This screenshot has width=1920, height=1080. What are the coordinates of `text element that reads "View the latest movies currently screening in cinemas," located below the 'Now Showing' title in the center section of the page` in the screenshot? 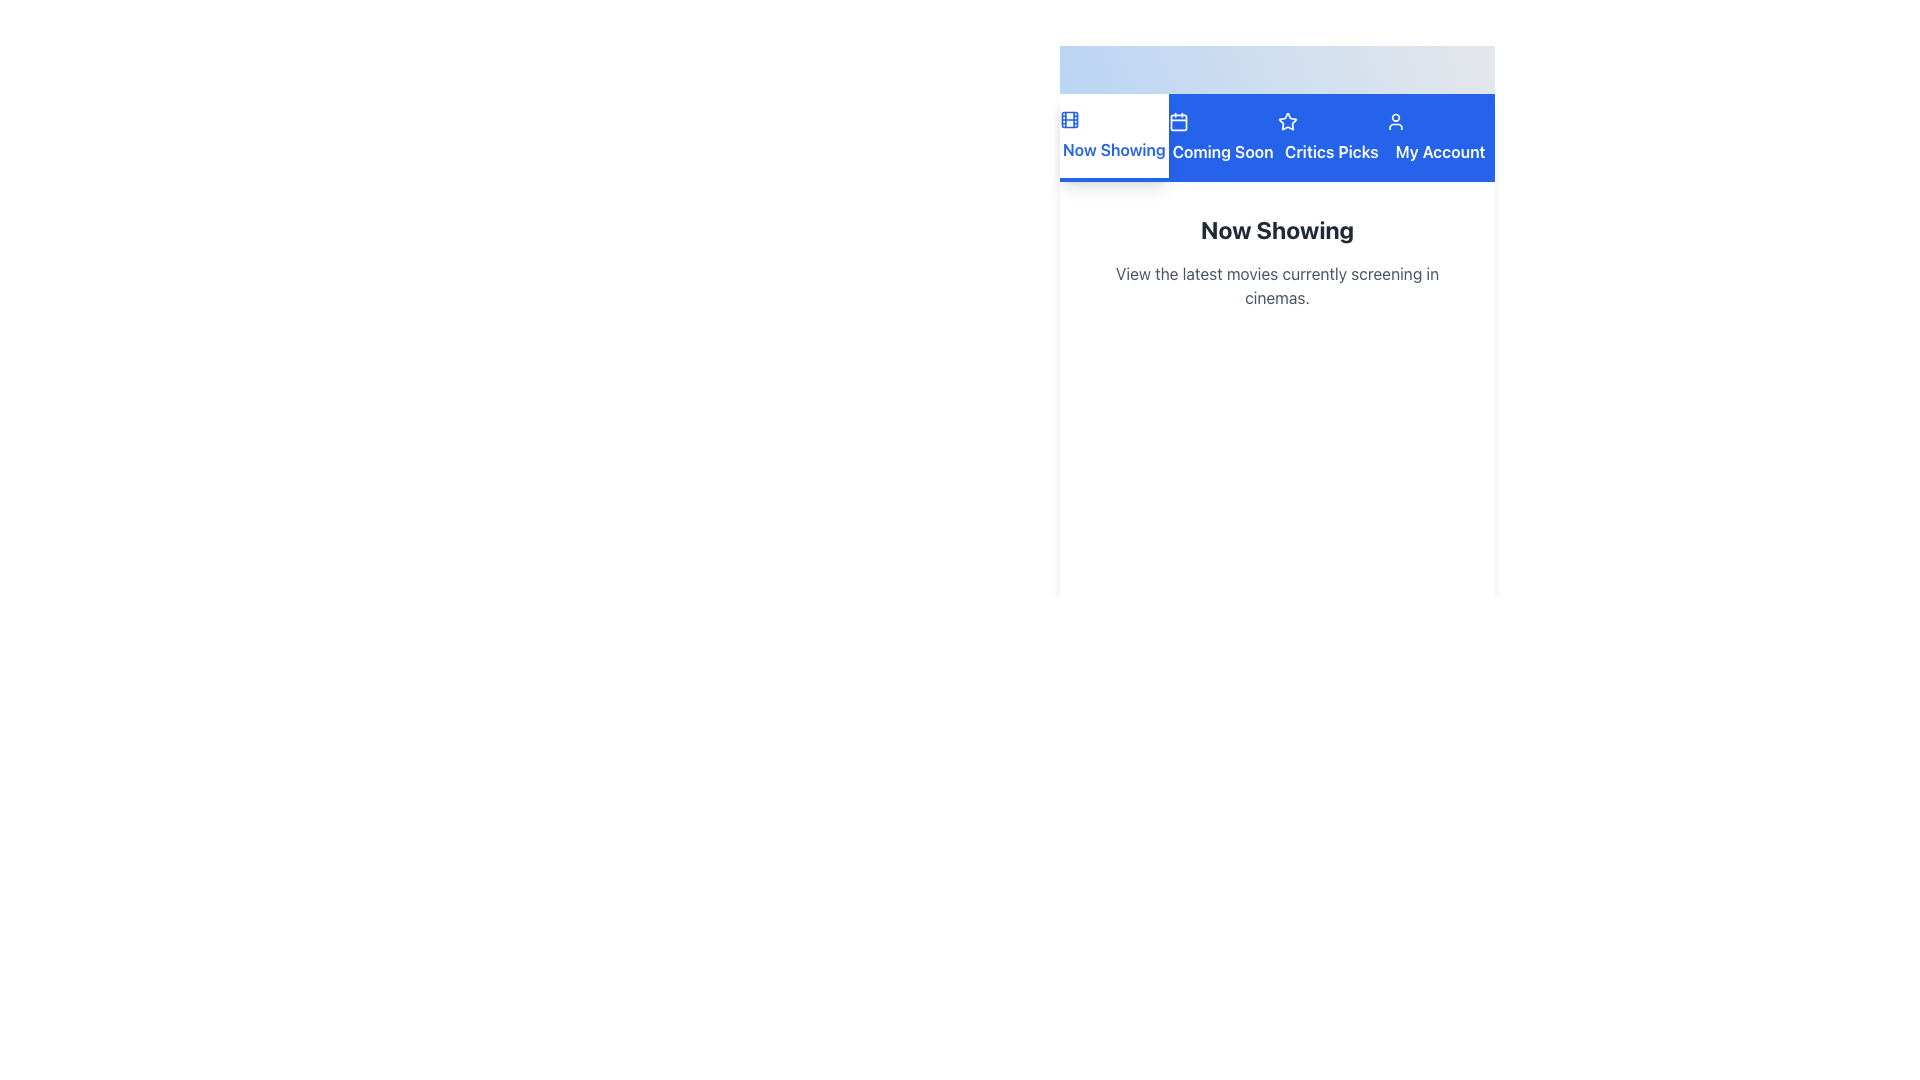 It's located at (1276, 285).